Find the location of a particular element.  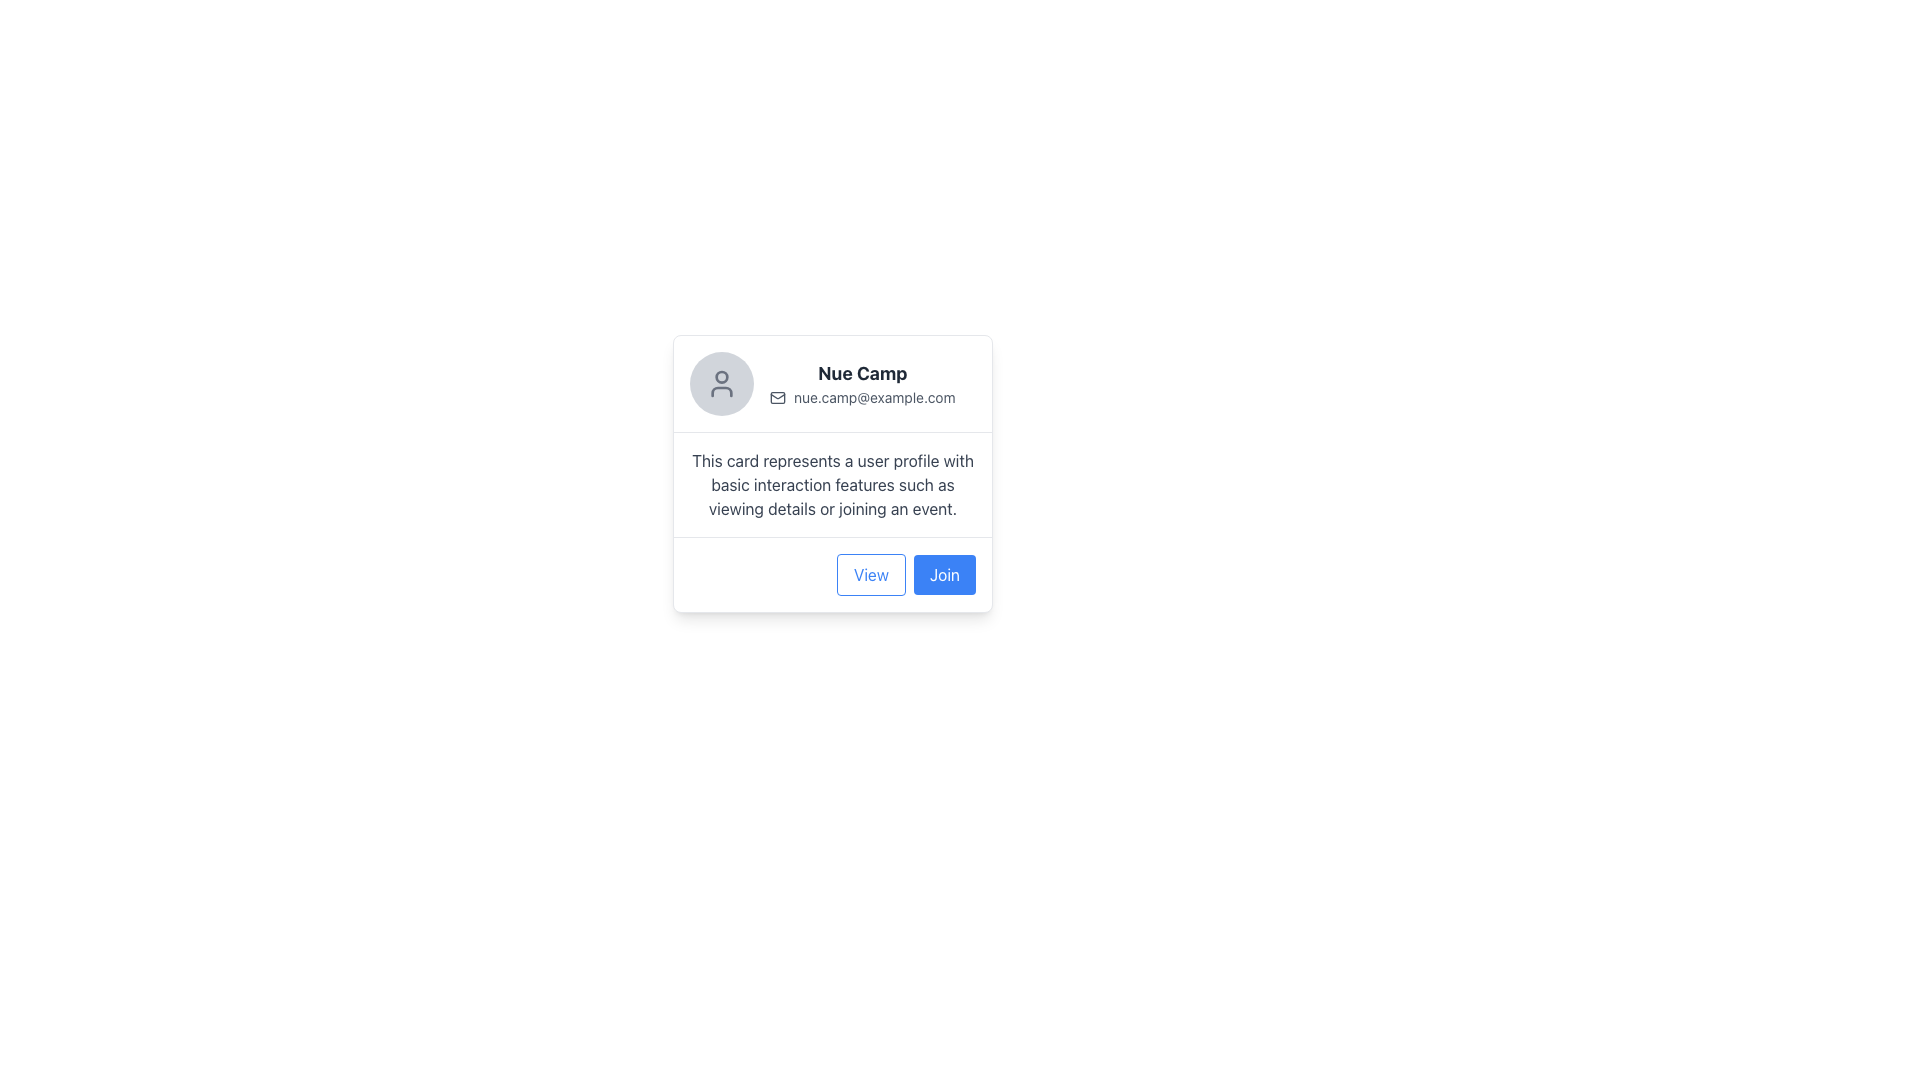

text content of the paragraph styled with a neutral gray font that describes the user profile features, located in the middle section of the user profile card is located at coordinates (833, 485).